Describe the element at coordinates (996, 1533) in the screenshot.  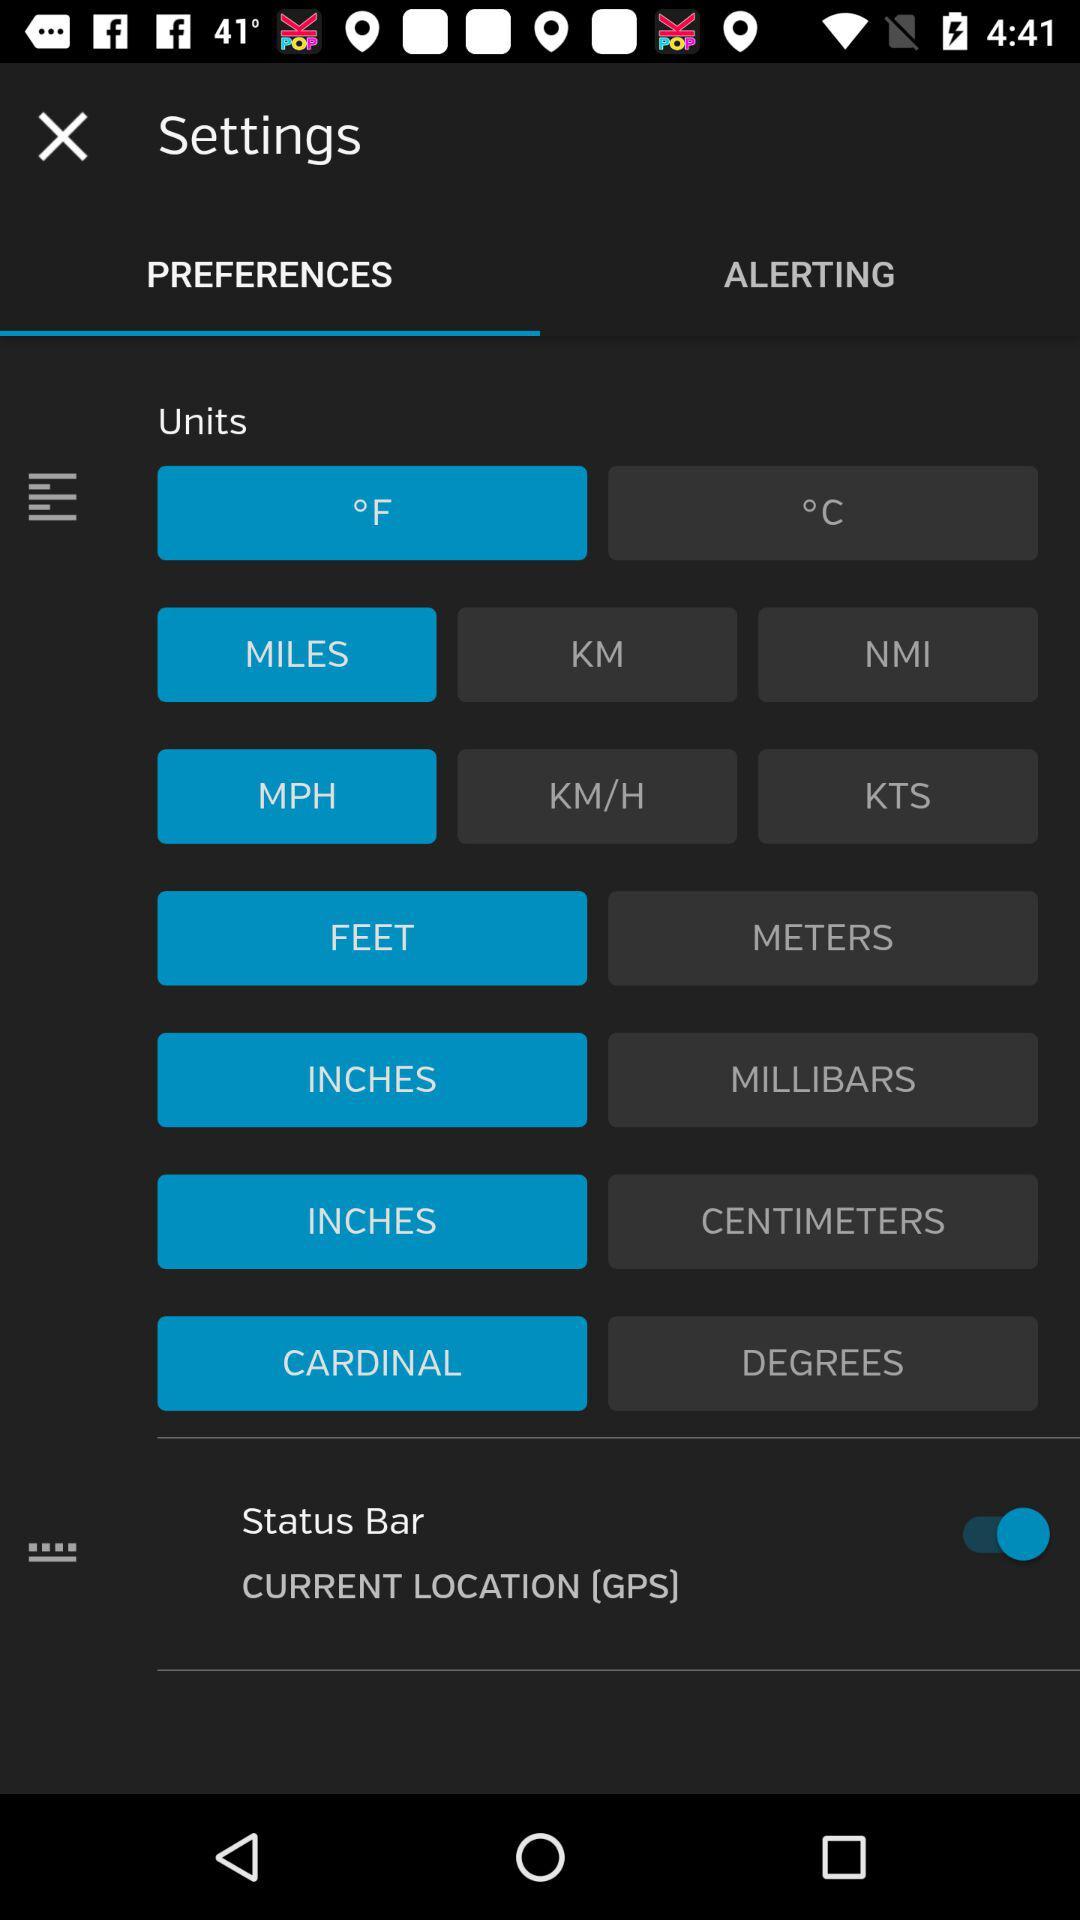
I see `turn location on off` at that location.